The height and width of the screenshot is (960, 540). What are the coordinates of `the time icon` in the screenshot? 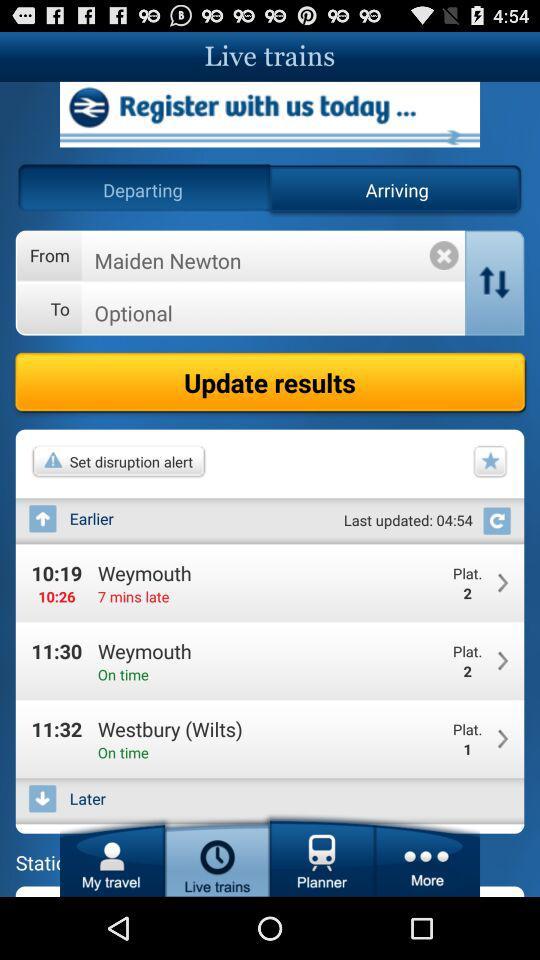 It's located at (216, 914).